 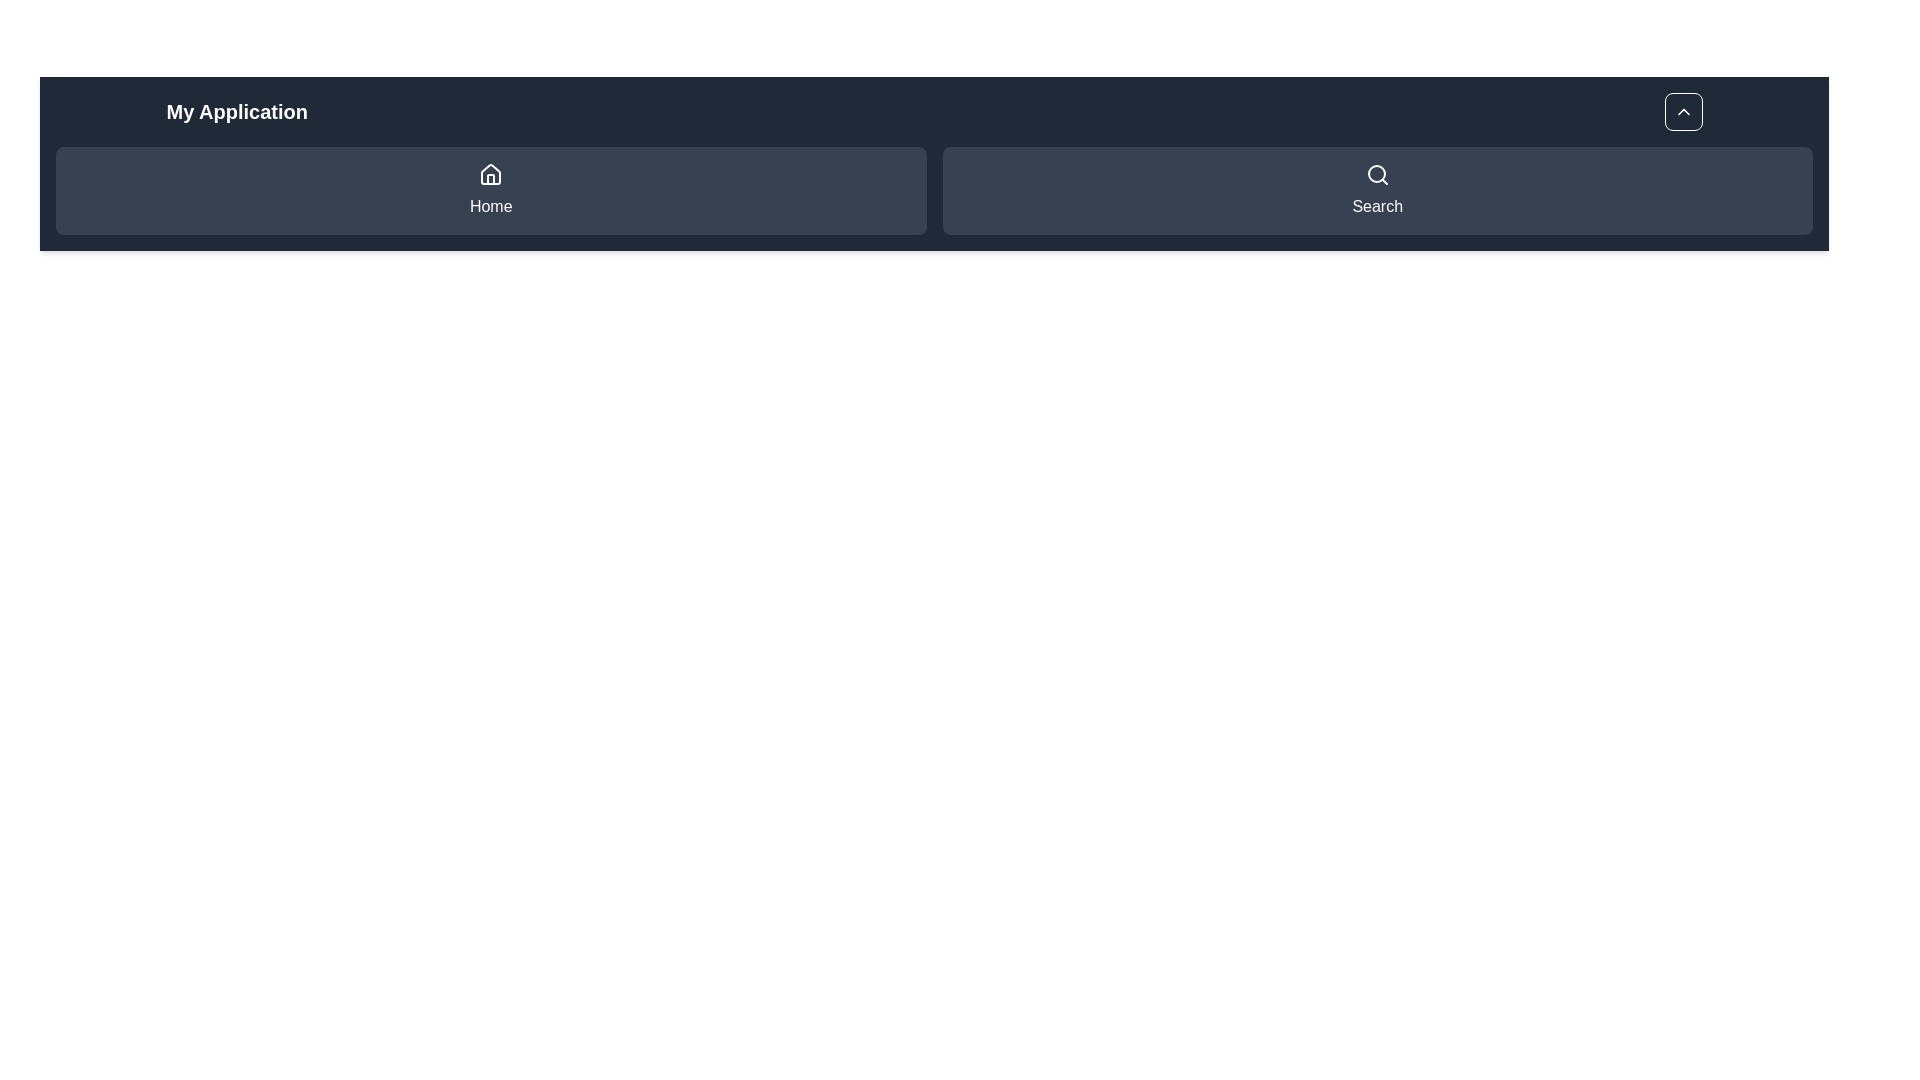 I want to click on the 'Home' icon, which is centrally positioned within the 'Home' button on the leftmost side of the navigation bar under the header 'My Application', so click(x=491, y=173).